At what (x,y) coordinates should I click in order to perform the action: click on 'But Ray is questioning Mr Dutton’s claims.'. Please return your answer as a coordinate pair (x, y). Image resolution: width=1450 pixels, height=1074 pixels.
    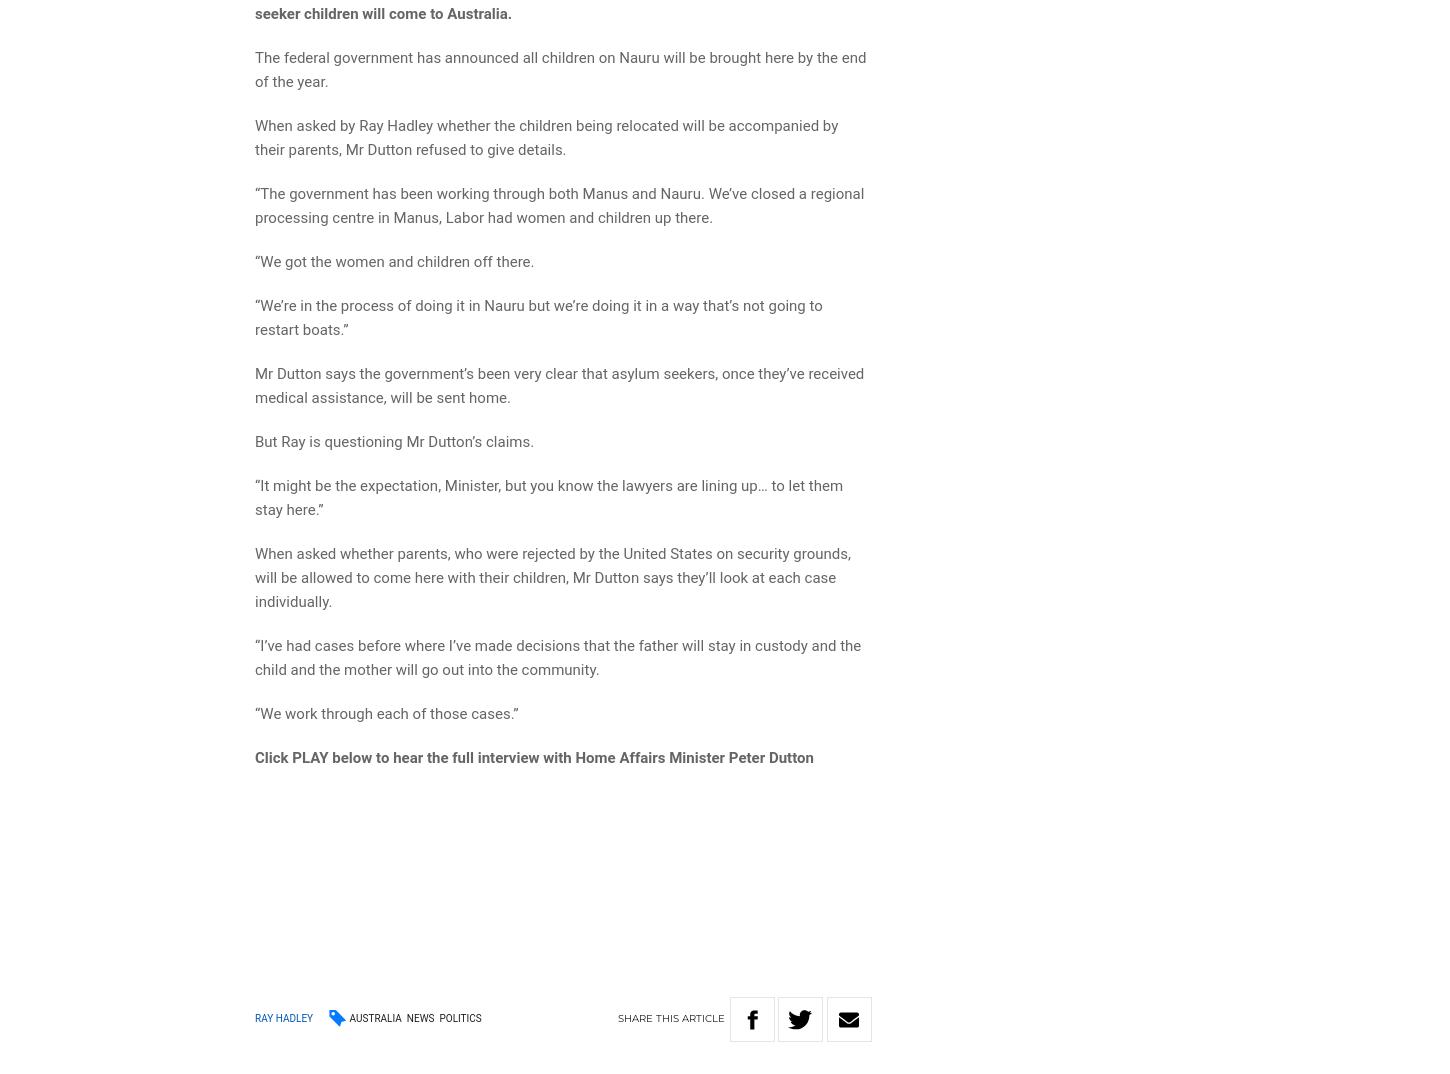
    Looking at the image, I should click on (393, 439).